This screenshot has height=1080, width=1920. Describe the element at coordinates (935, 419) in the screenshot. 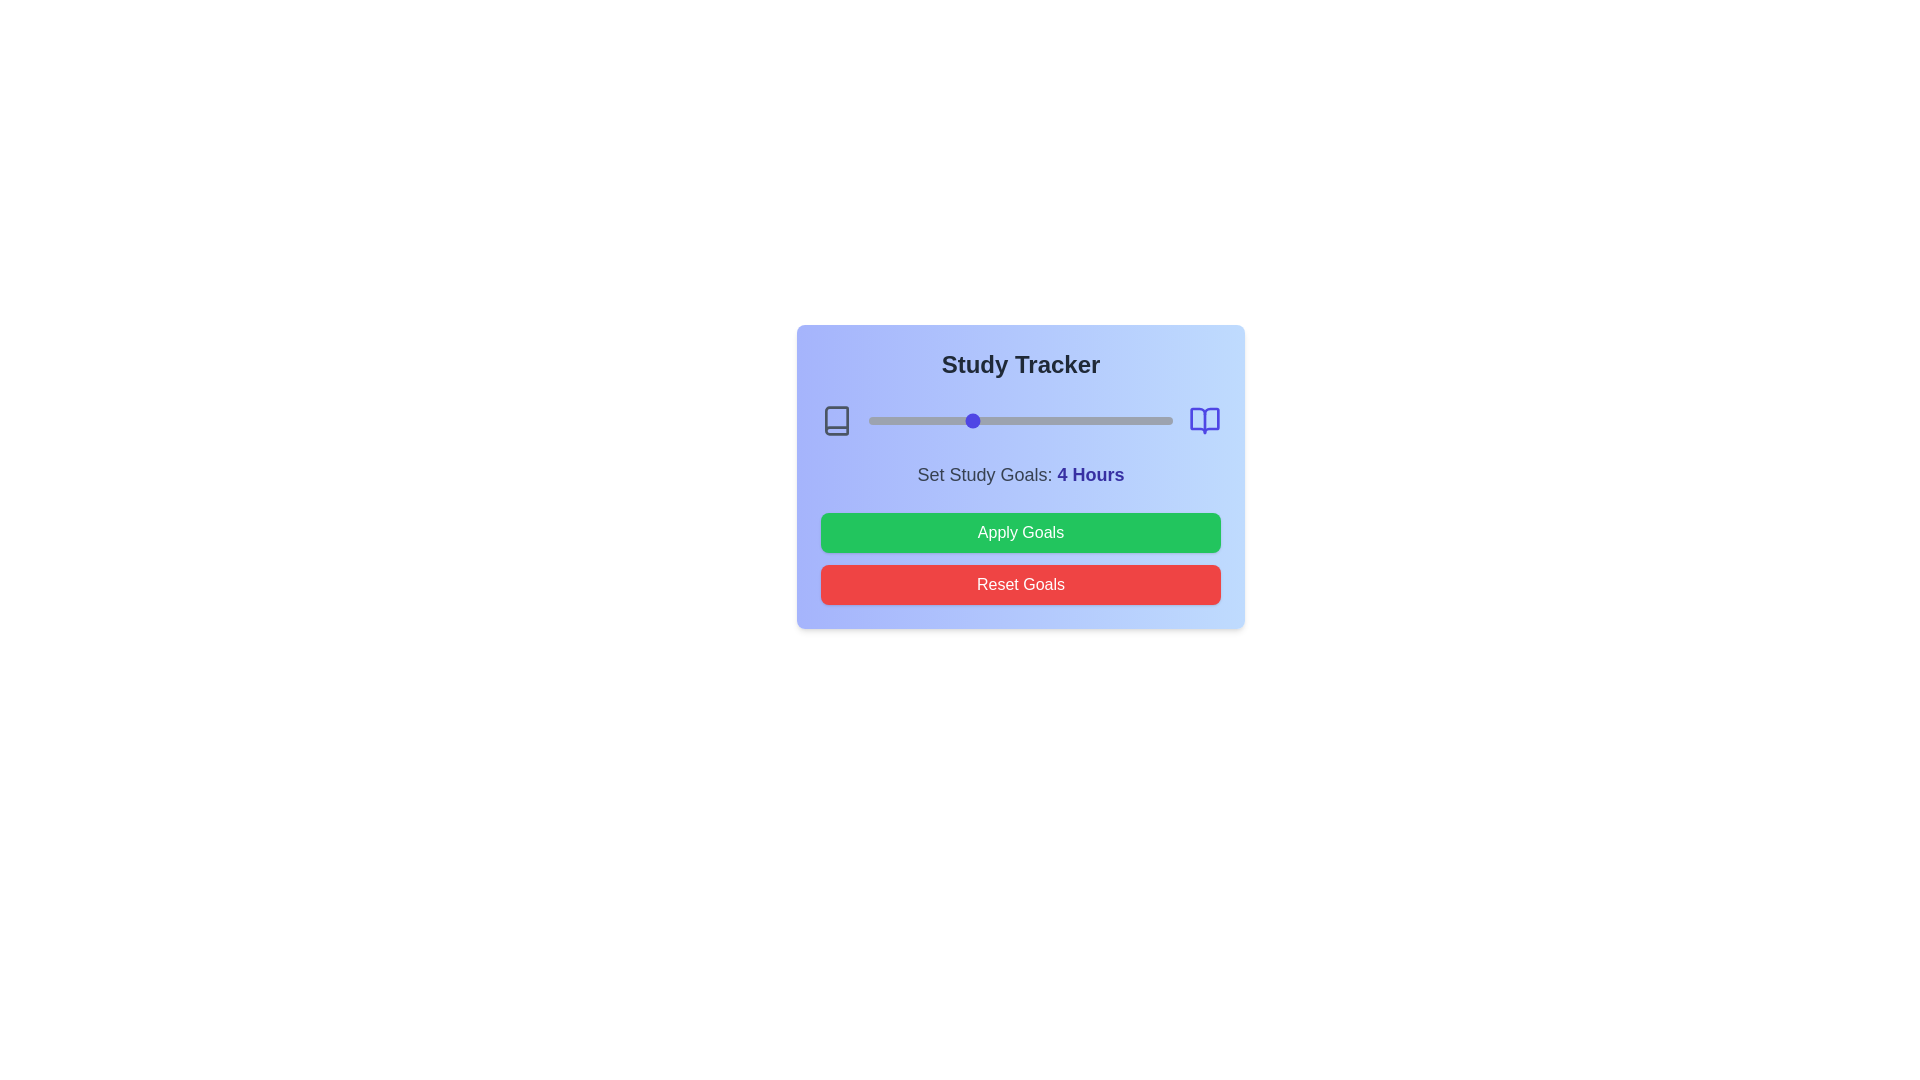

I see `the study hours slider to 3 hours` at that location.